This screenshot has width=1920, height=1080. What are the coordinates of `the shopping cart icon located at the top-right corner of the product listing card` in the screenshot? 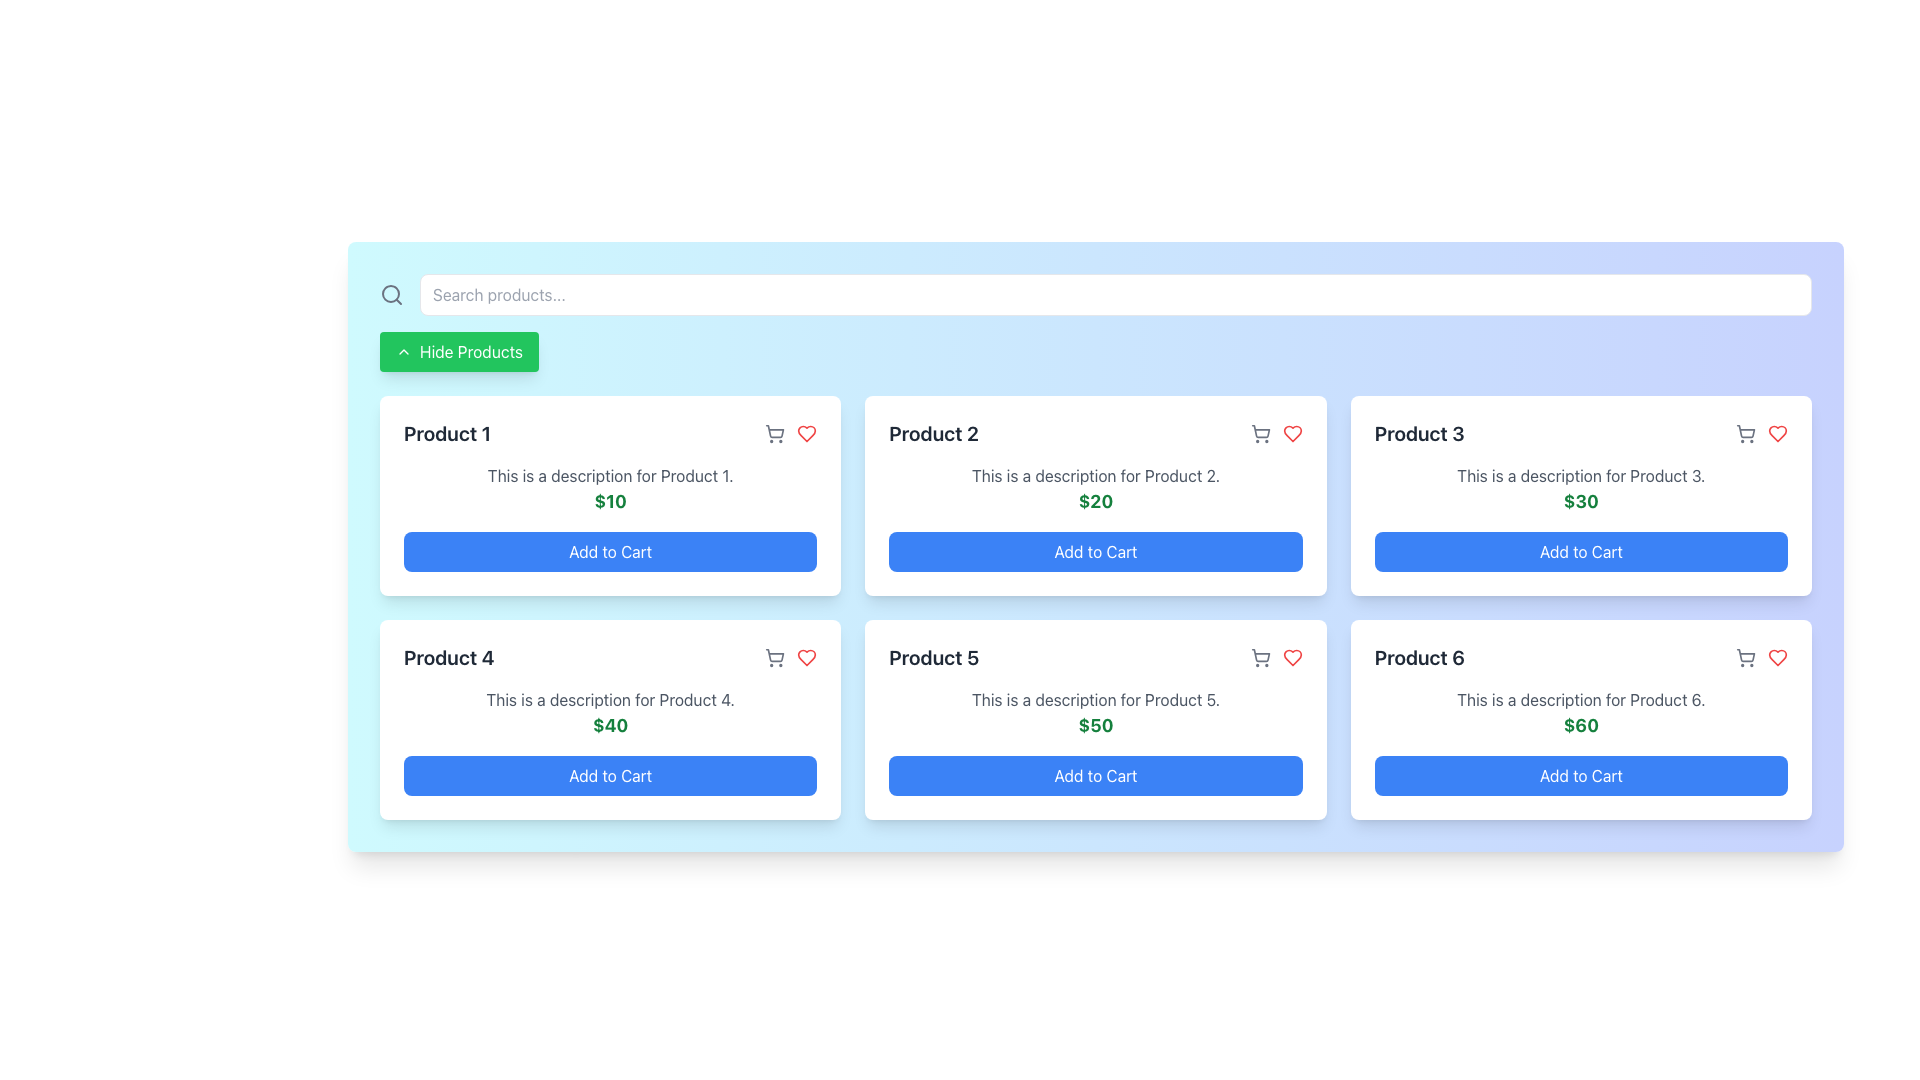 It's located at (774, 658).